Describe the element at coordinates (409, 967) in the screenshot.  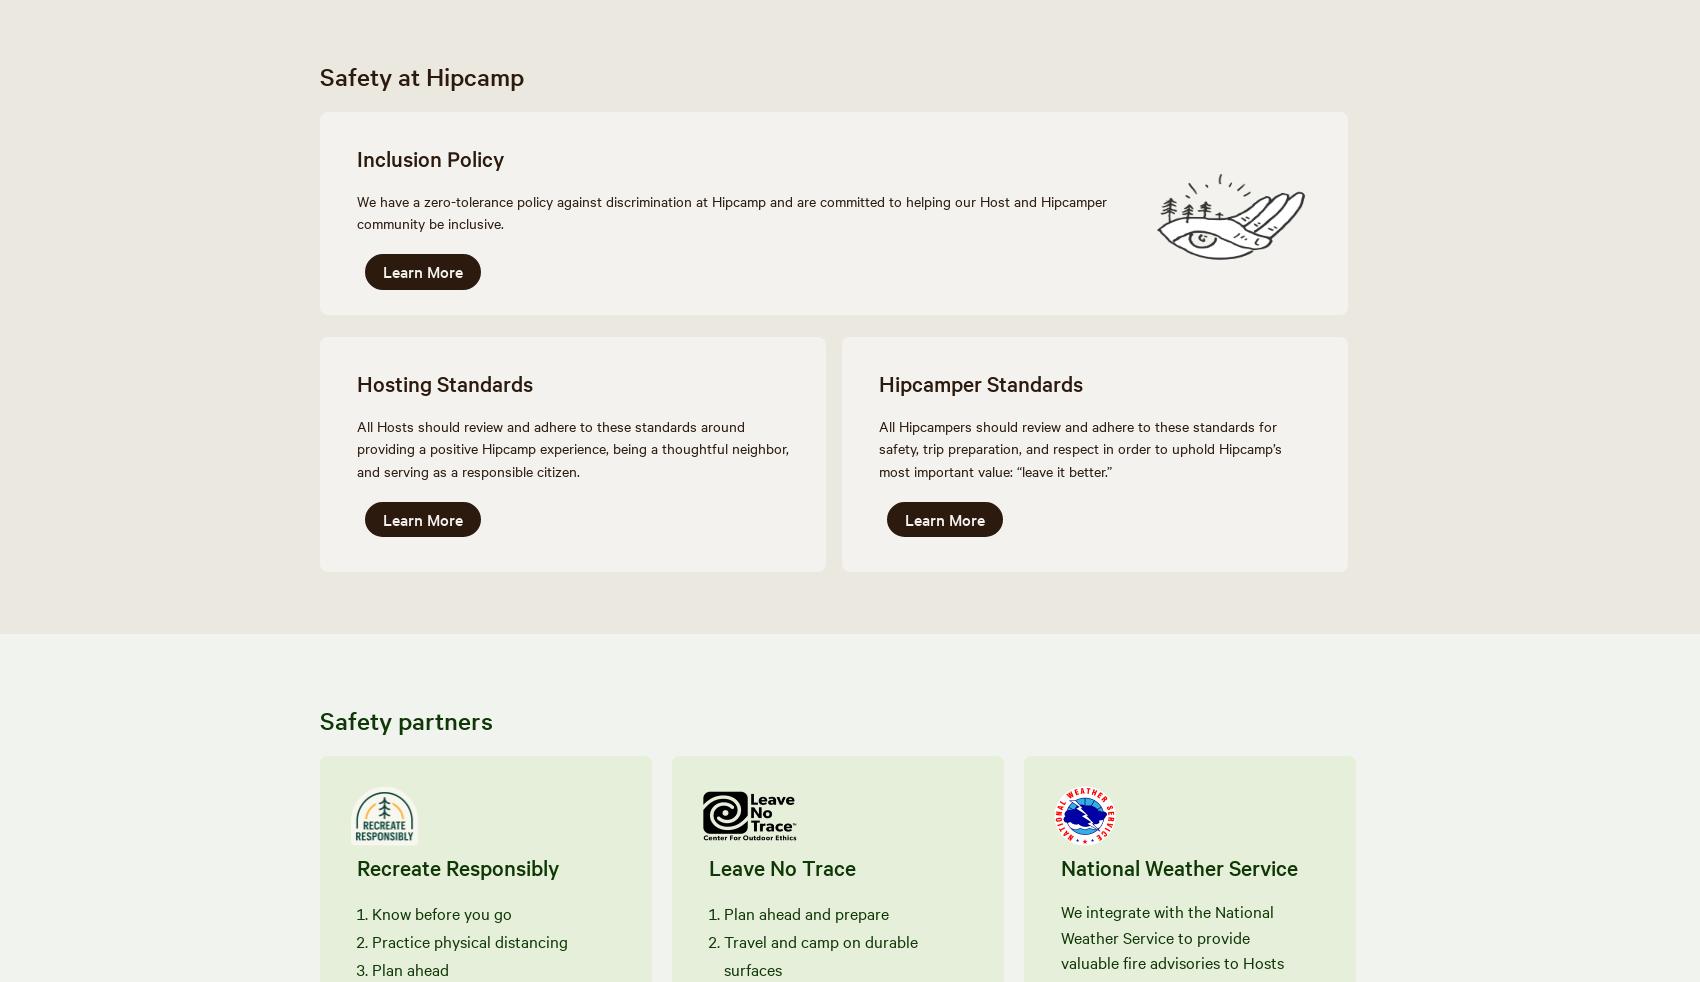
I see `'Plan ahead'` at that location.